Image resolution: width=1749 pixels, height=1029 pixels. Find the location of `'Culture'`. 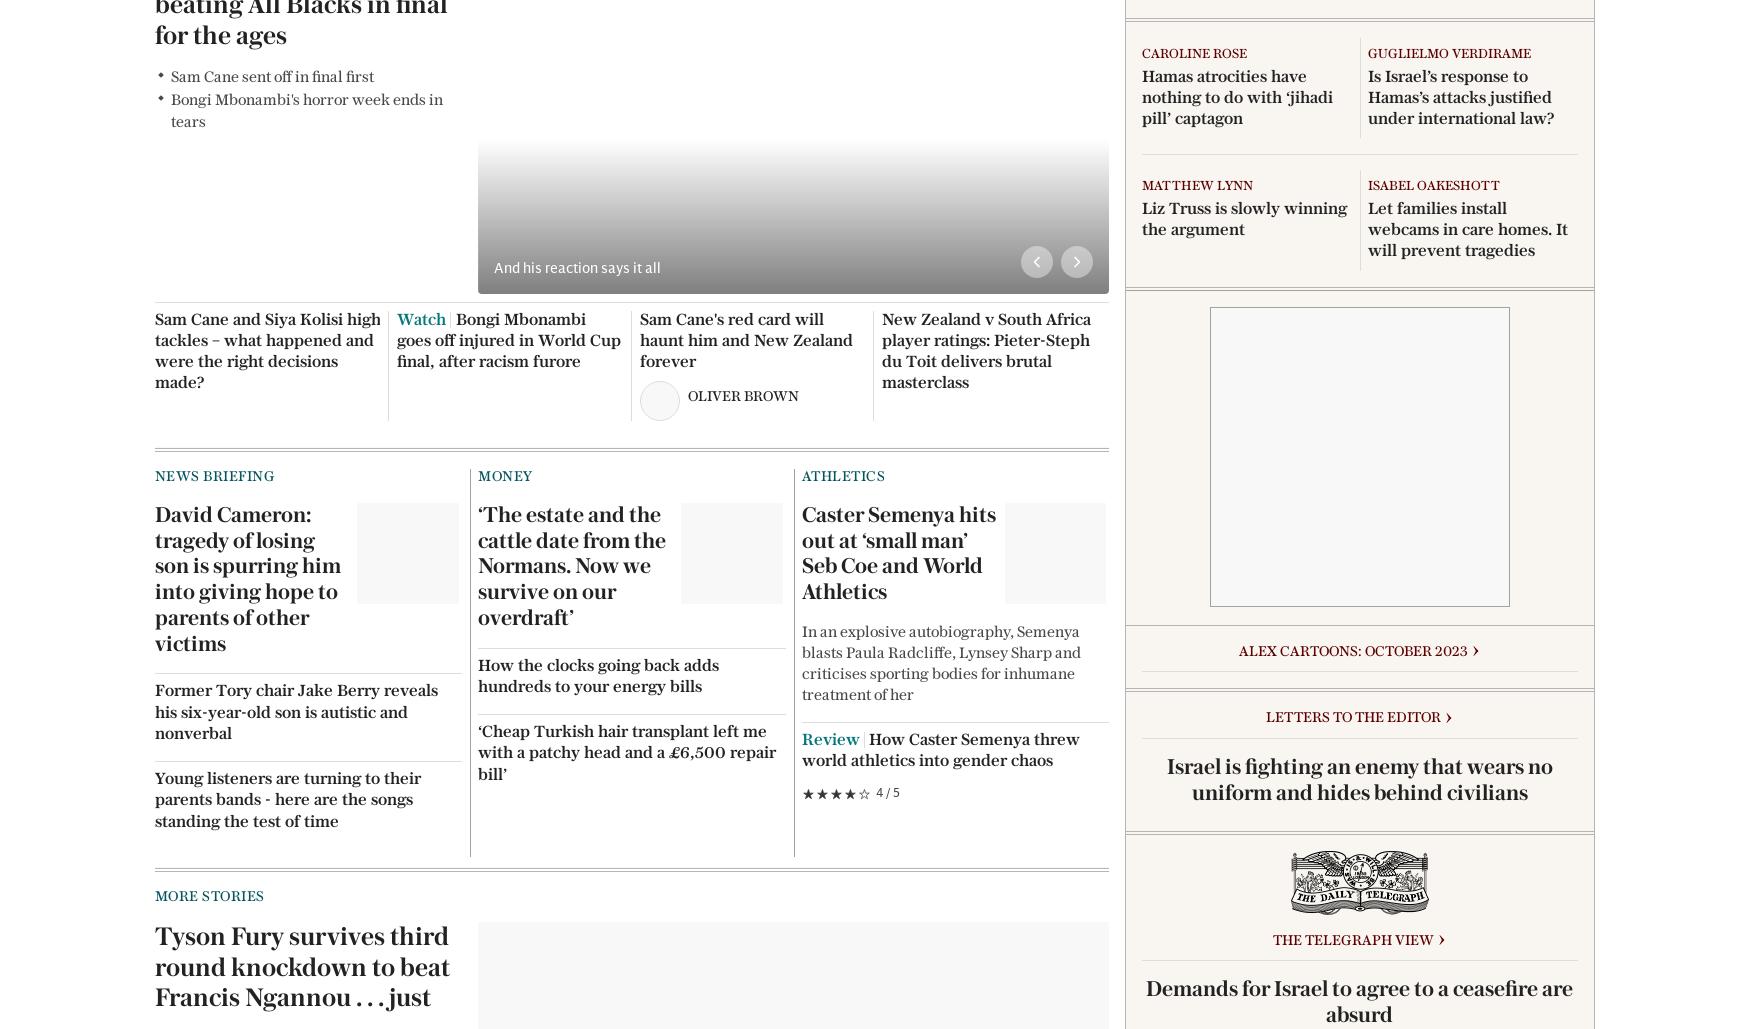

'Culture' is located at coordinates (911, 75).